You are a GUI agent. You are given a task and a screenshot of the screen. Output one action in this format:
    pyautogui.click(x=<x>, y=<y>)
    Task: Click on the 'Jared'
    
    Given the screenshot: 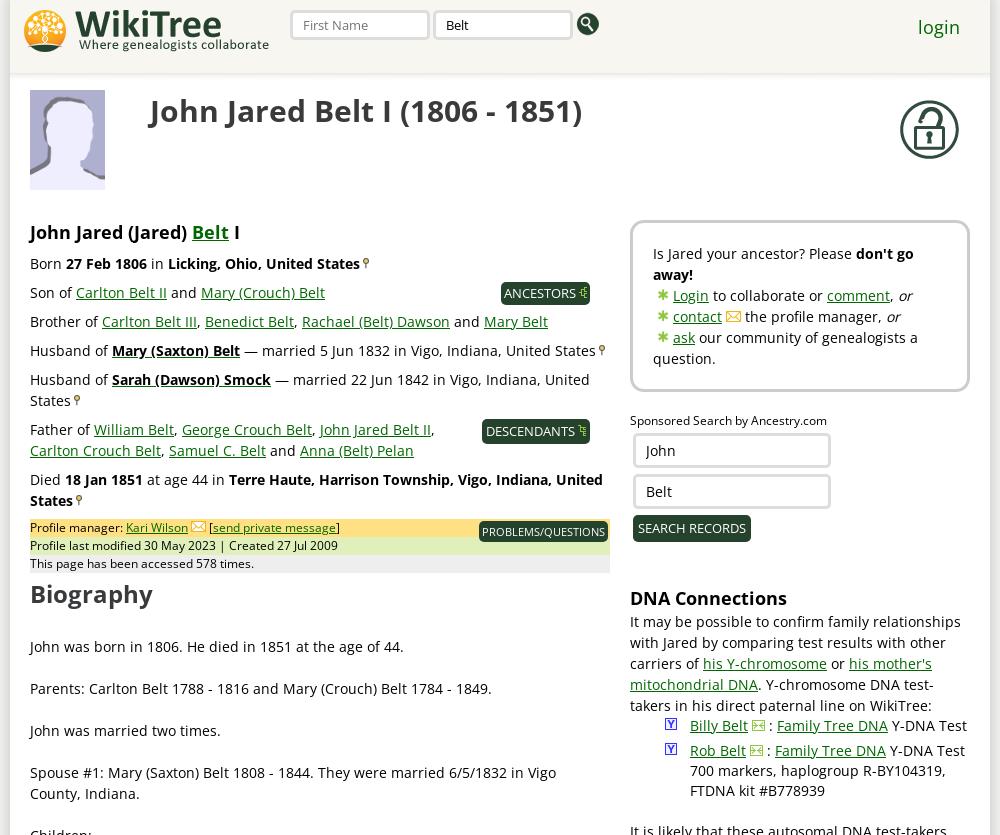 What is the action you would take?
    pyautogui.click(x=98, y=231)
    